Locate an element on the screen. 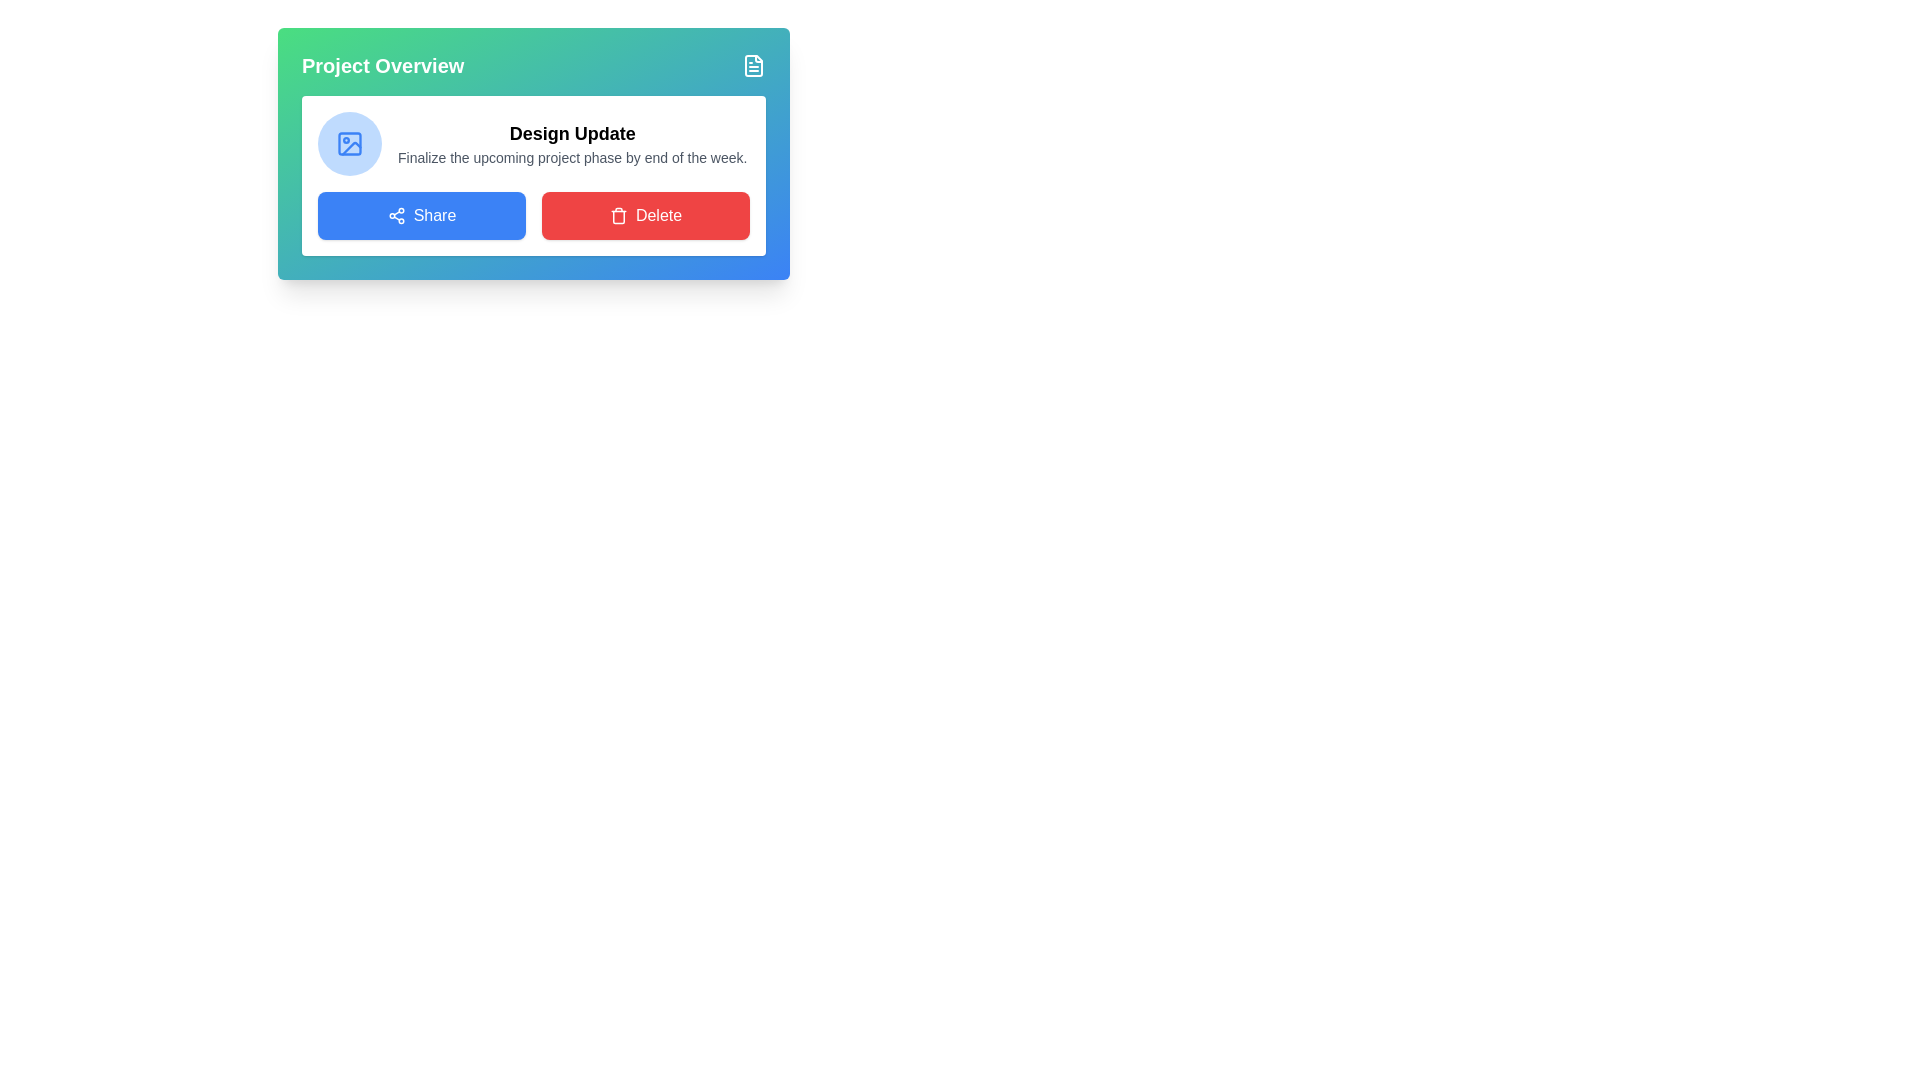 The image size is (1920, 1080). the sharing button located to the left of the red 'Delete' button at the bottom of the 'Project Overview' card is located at coordinates (421, 216).